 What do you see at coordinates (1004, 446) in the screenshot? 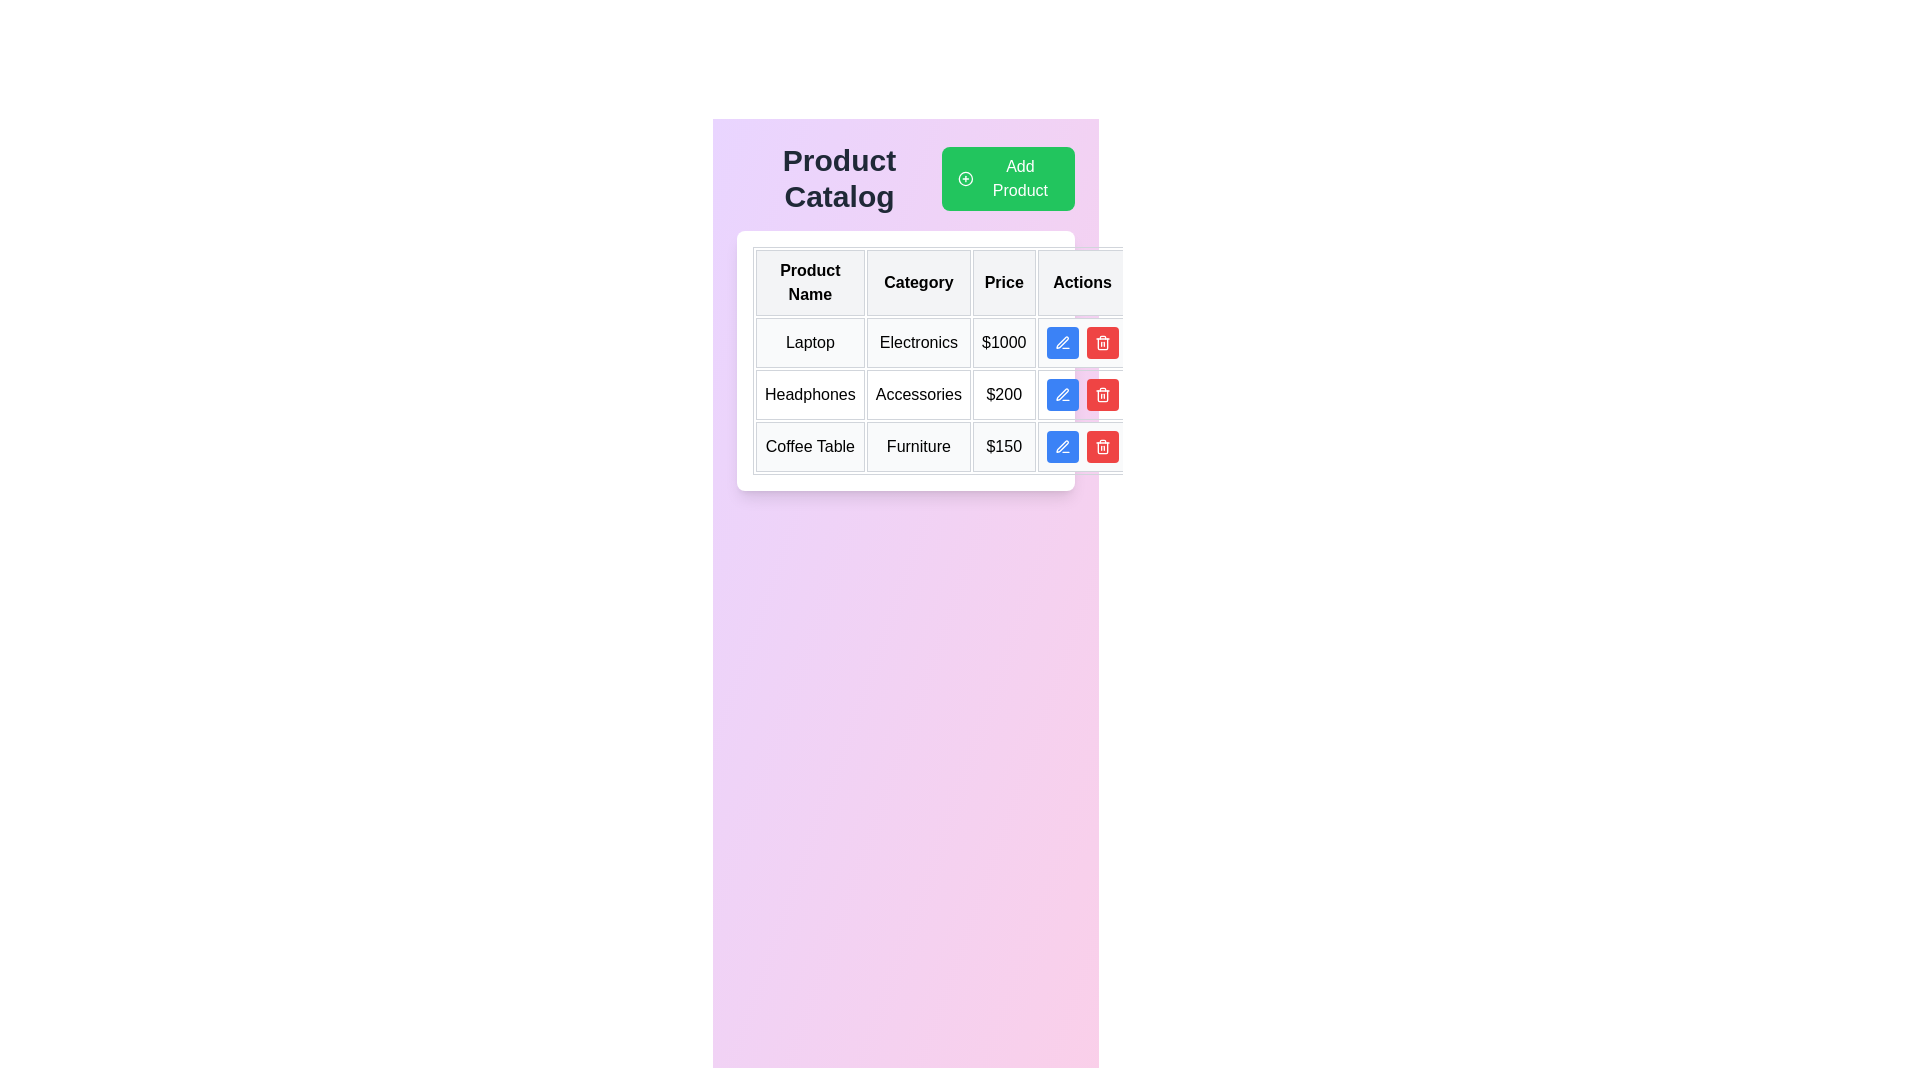
I see `the static text label displaying '$150' which is located in the third row under the 'Price' header of the table` at bounding box center [1004, 446].